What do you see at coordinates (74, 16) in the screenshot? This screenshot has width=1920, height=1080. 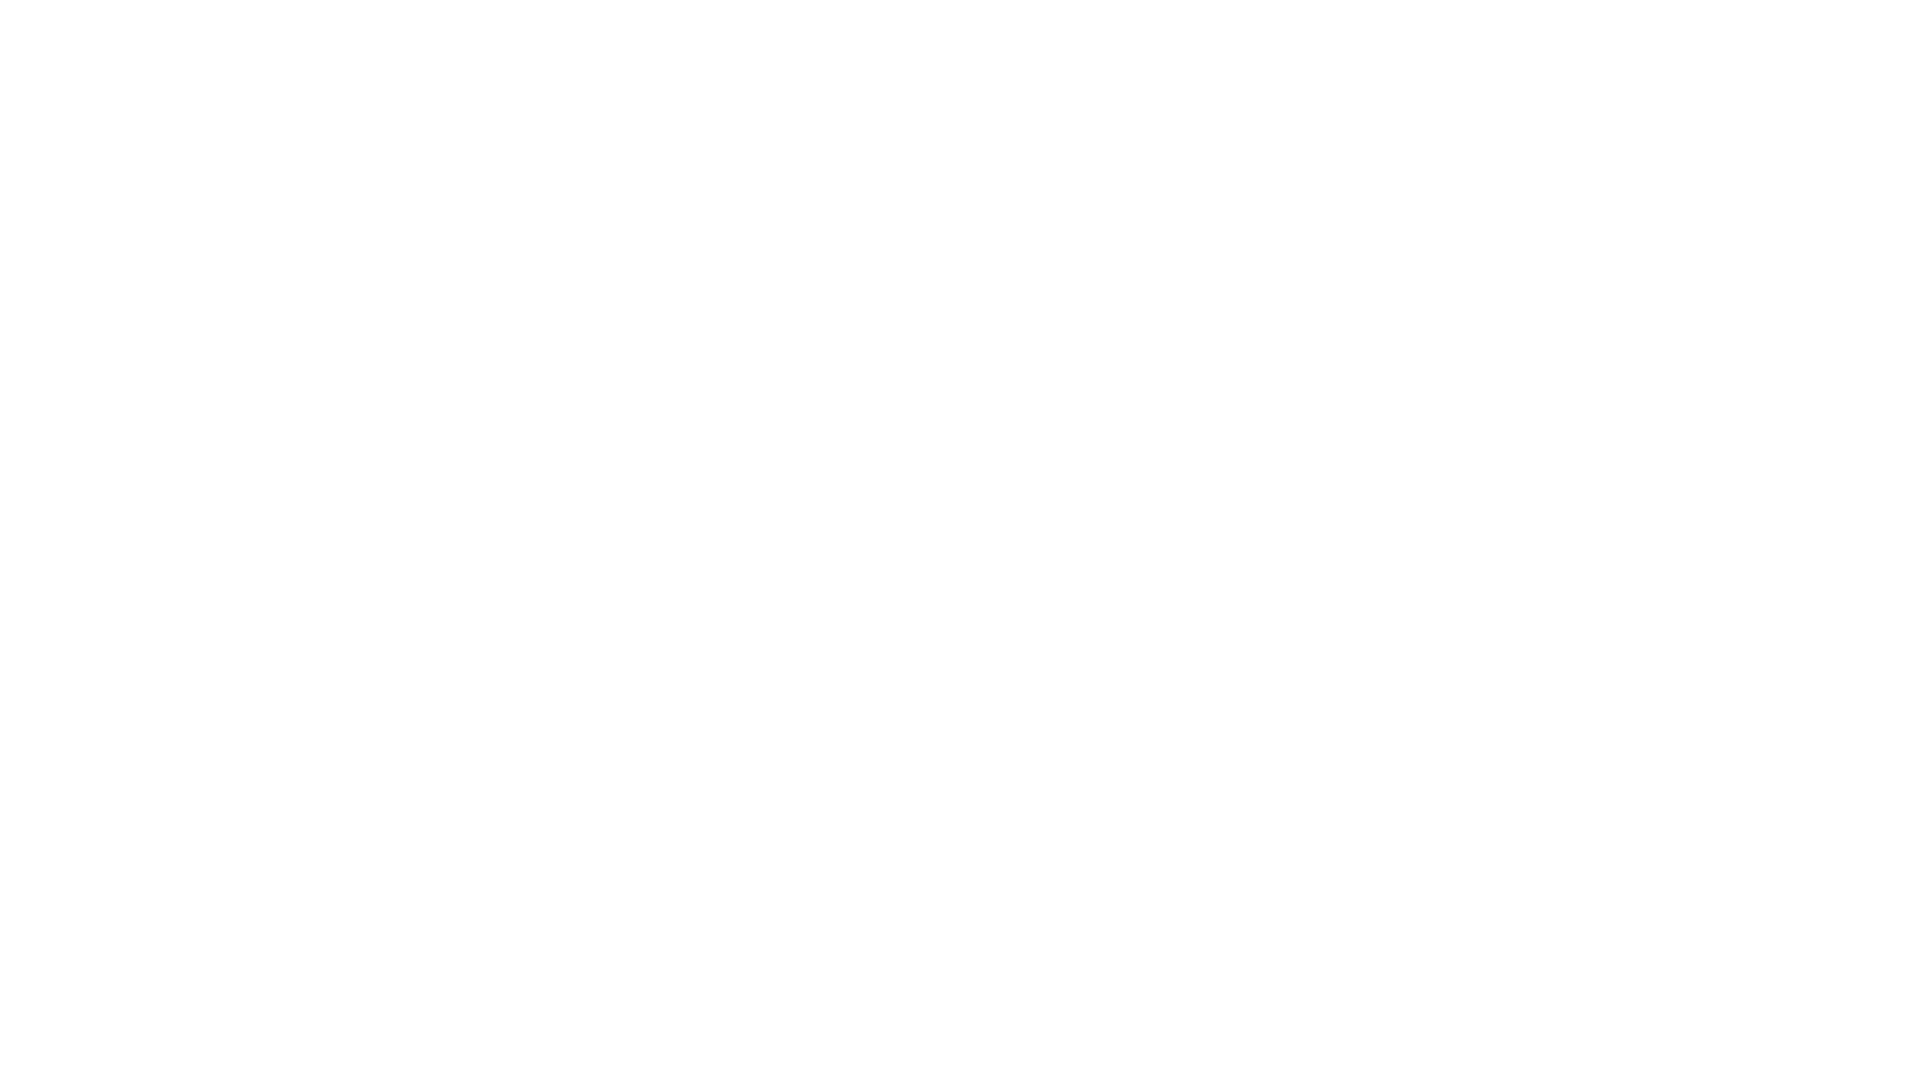 I see `'Skip to main content'` at bounding box center [74, 16].